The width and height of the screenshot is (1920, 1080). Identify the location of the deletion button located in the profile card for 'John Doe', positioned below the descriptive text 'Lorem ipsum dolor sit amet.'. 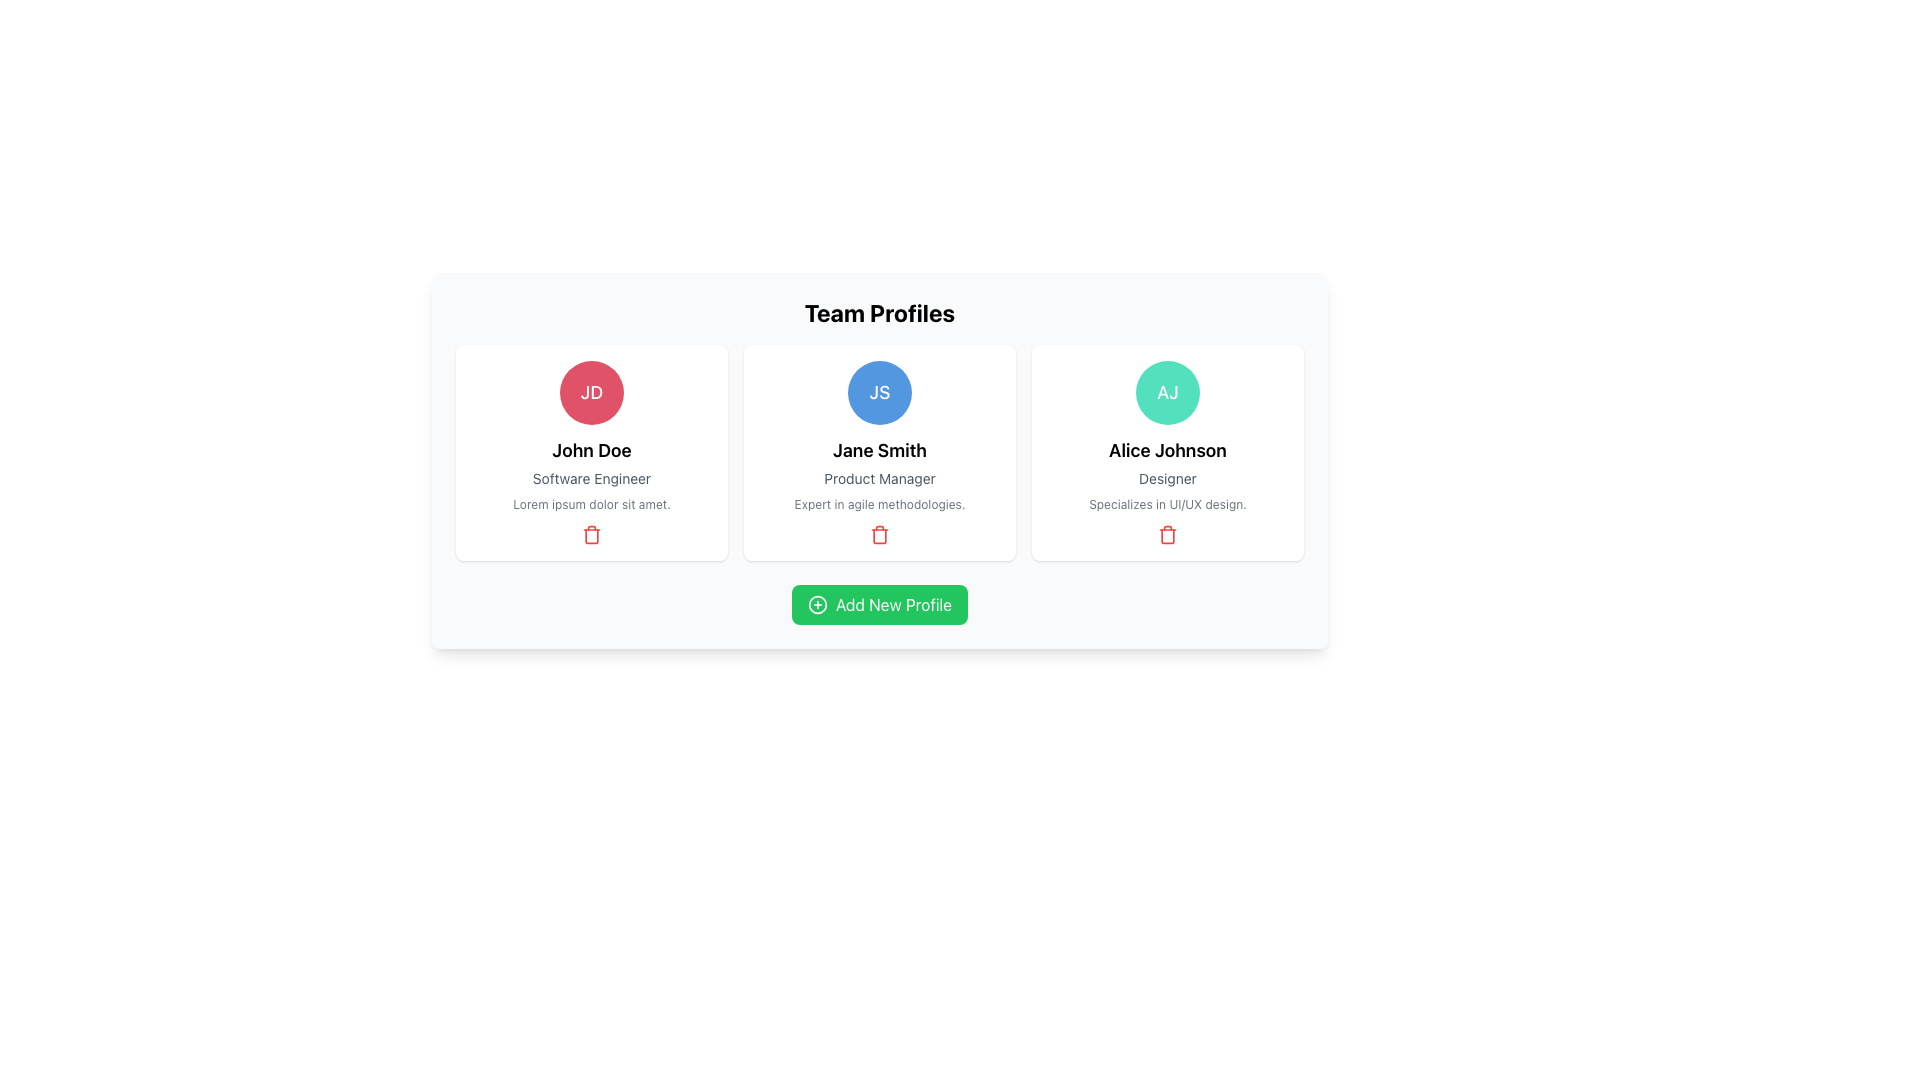
(590, 534).